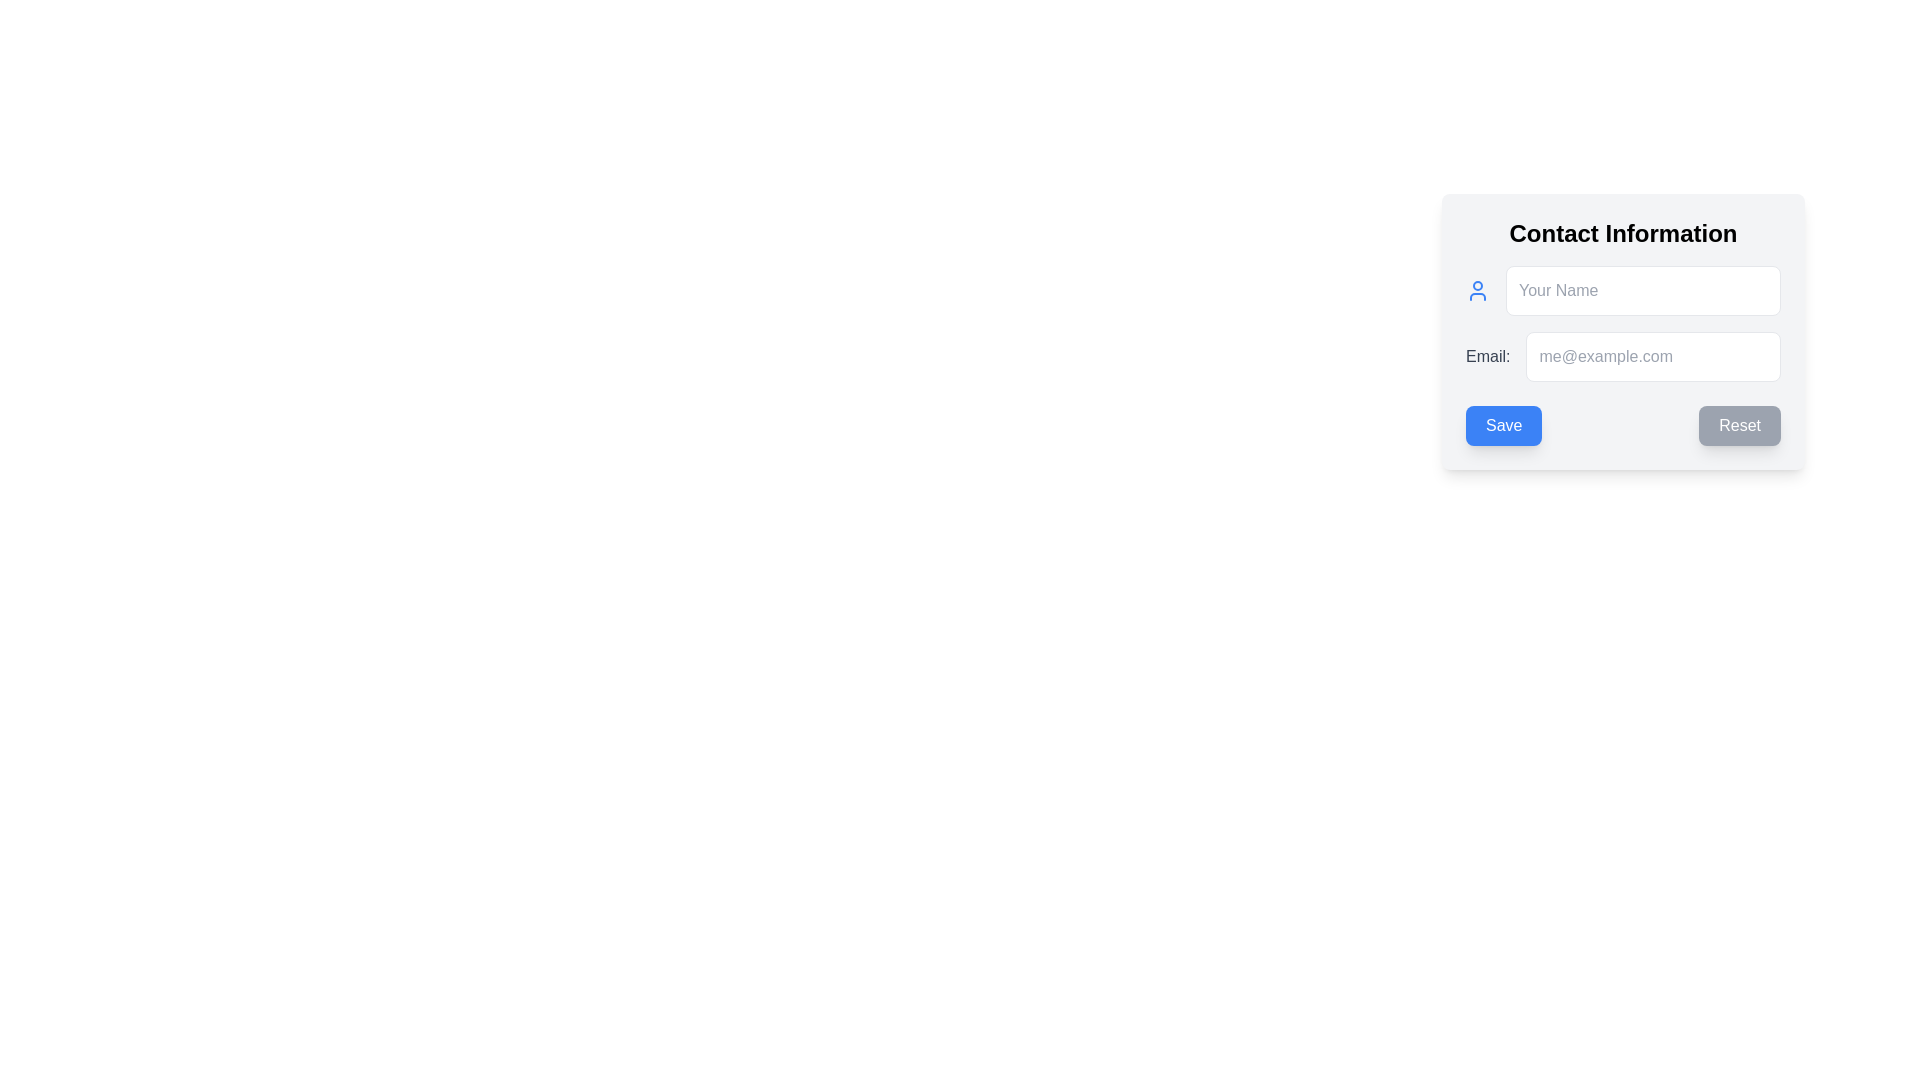 This screenshot has height=1080, width=1920. Describe the element at coordinates (1504, 424) in the screenshot. I see `the primary action button for saving contact information, located in the 'Contact Information' section` at that location.